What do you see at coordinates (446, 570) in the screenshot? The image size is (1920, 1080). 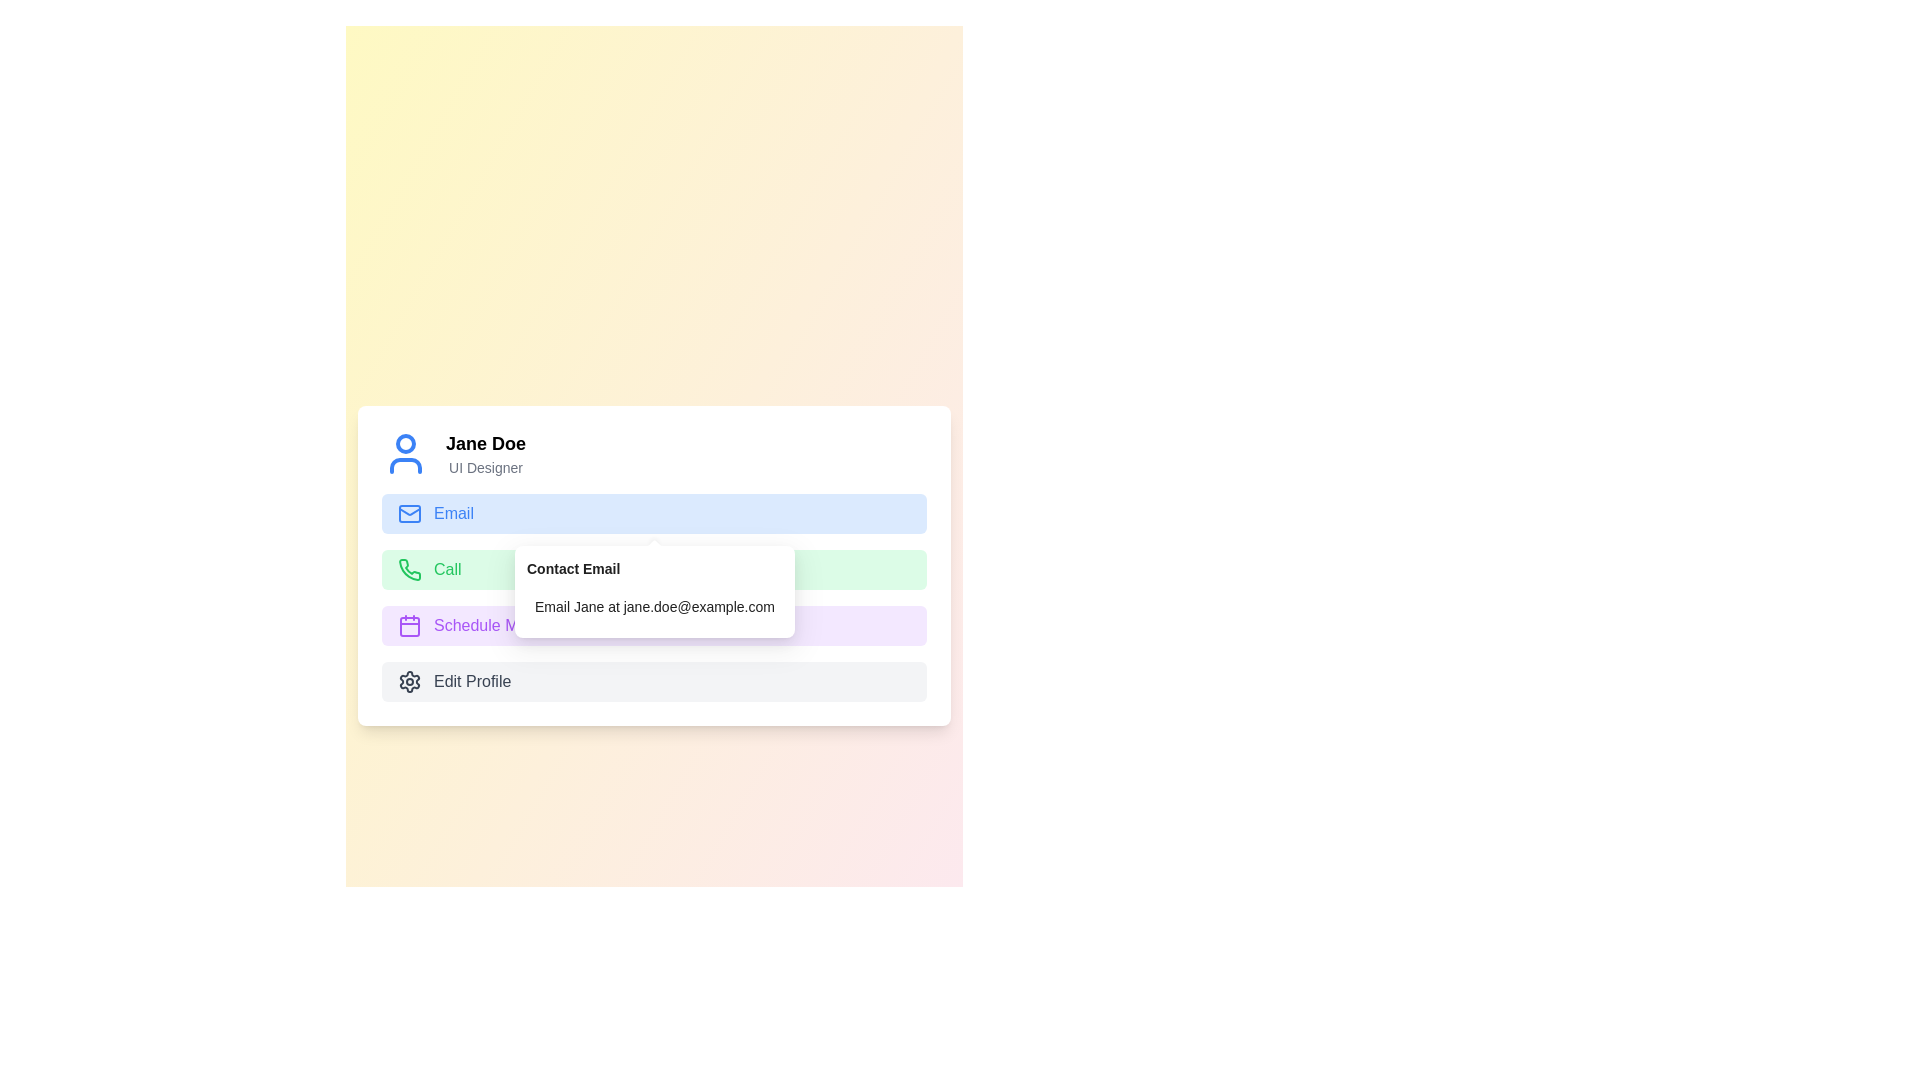 I see `the text label associated with making a phone call to the contact depicted in the profile, located to the right of the telephone icon in a green-colored rectangular area` at bounding box center [446, 570].